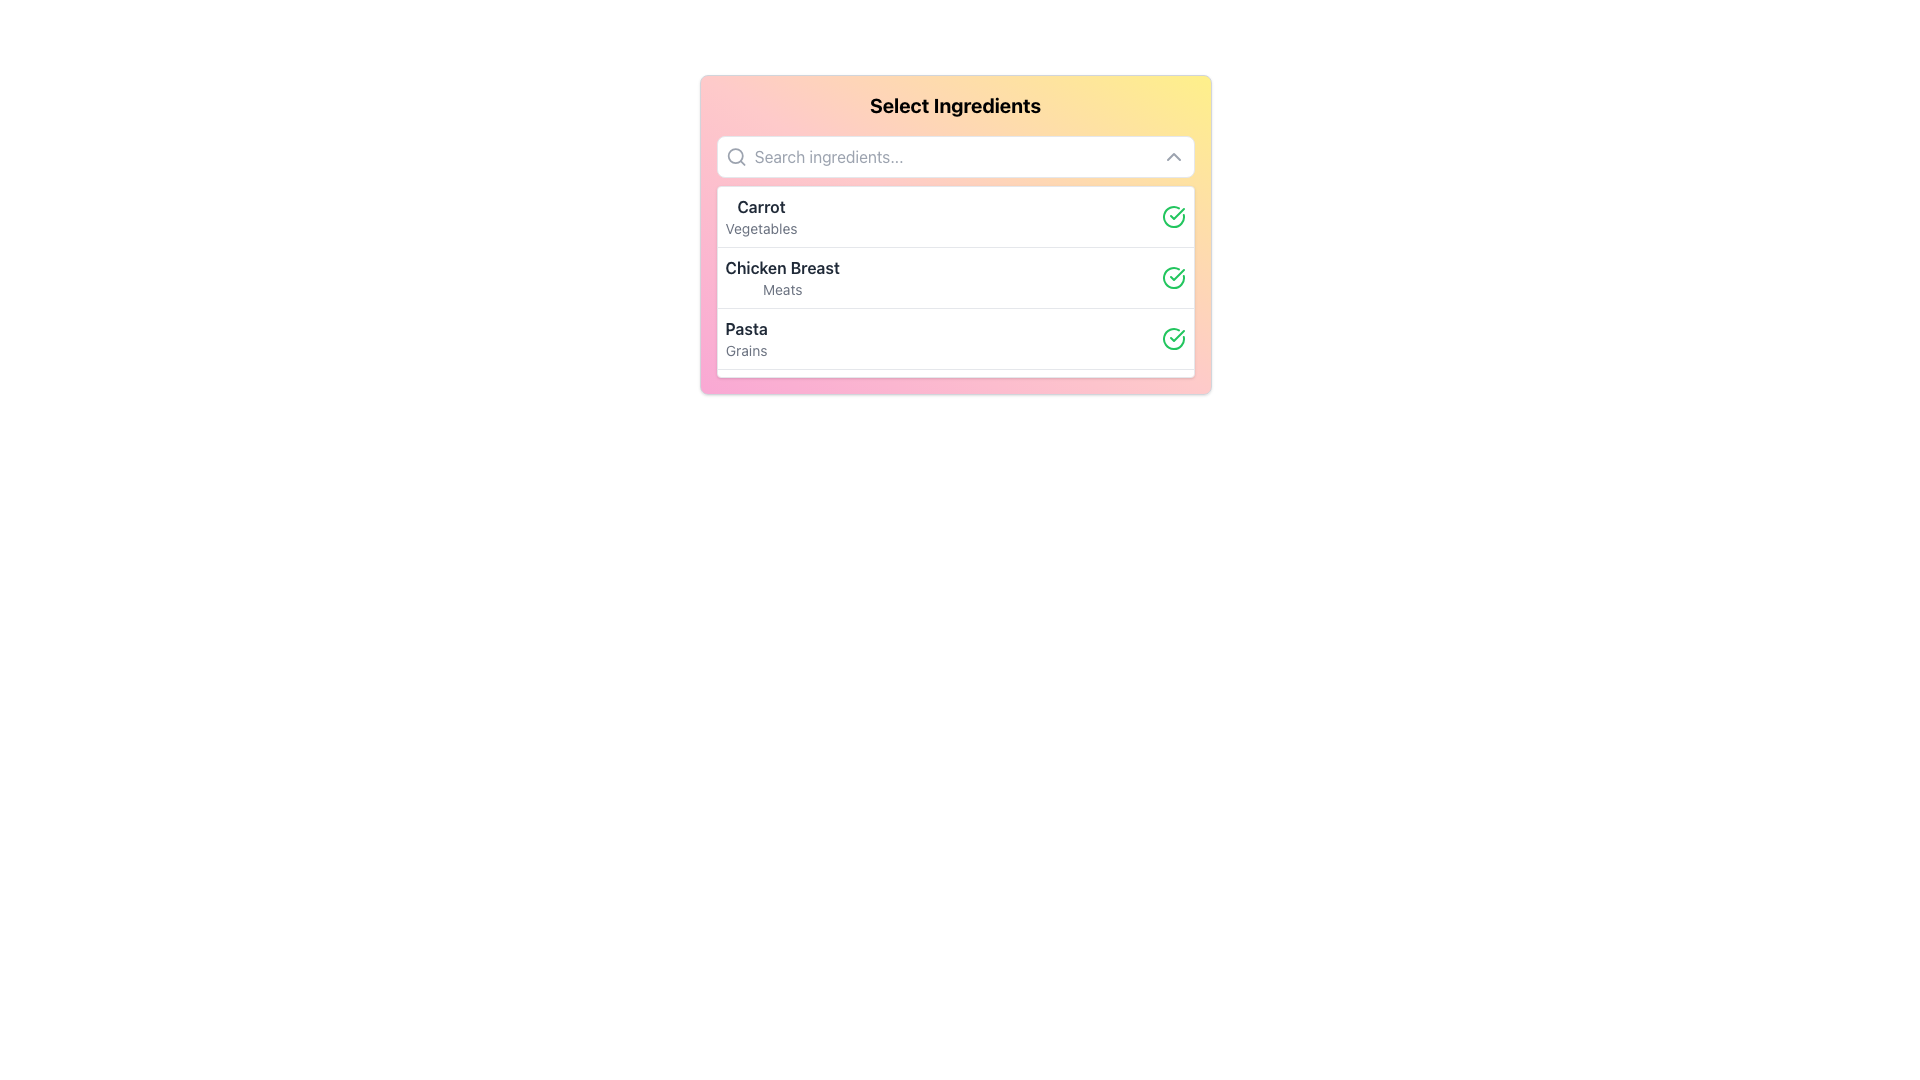 Image resolution: width=1920 pixels, height=1080 pixels. I want to click on the button or interactive icon located to the right of the 'Search Ingredients...' text input field, so click(1173, 156).